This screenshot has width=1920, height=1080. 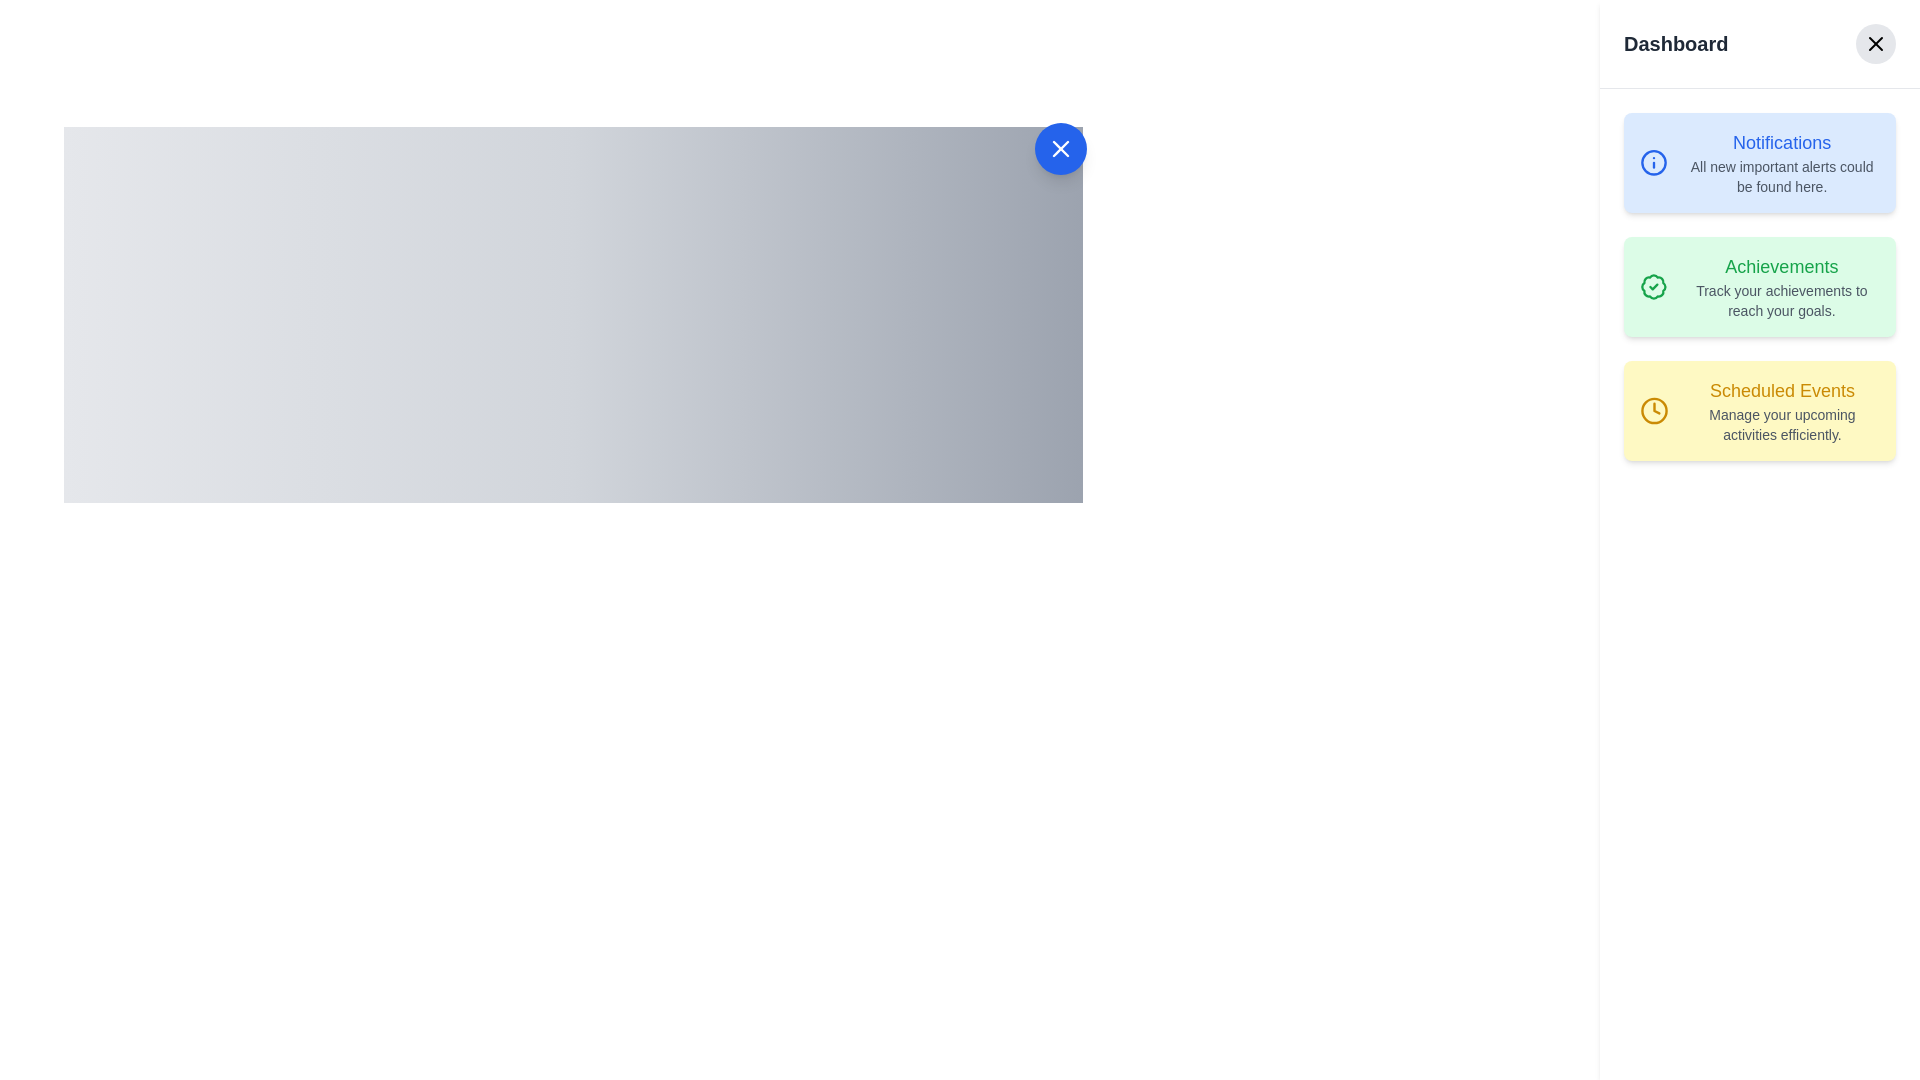 What do you see at coordinates (1782, 423) in the screenshot?
I see `the text element displaying 'Manage your upcoming activities efficiently.' which is located below the 'Scheduled Events' heading in a yellow box` at bounding box center [1782, 423].